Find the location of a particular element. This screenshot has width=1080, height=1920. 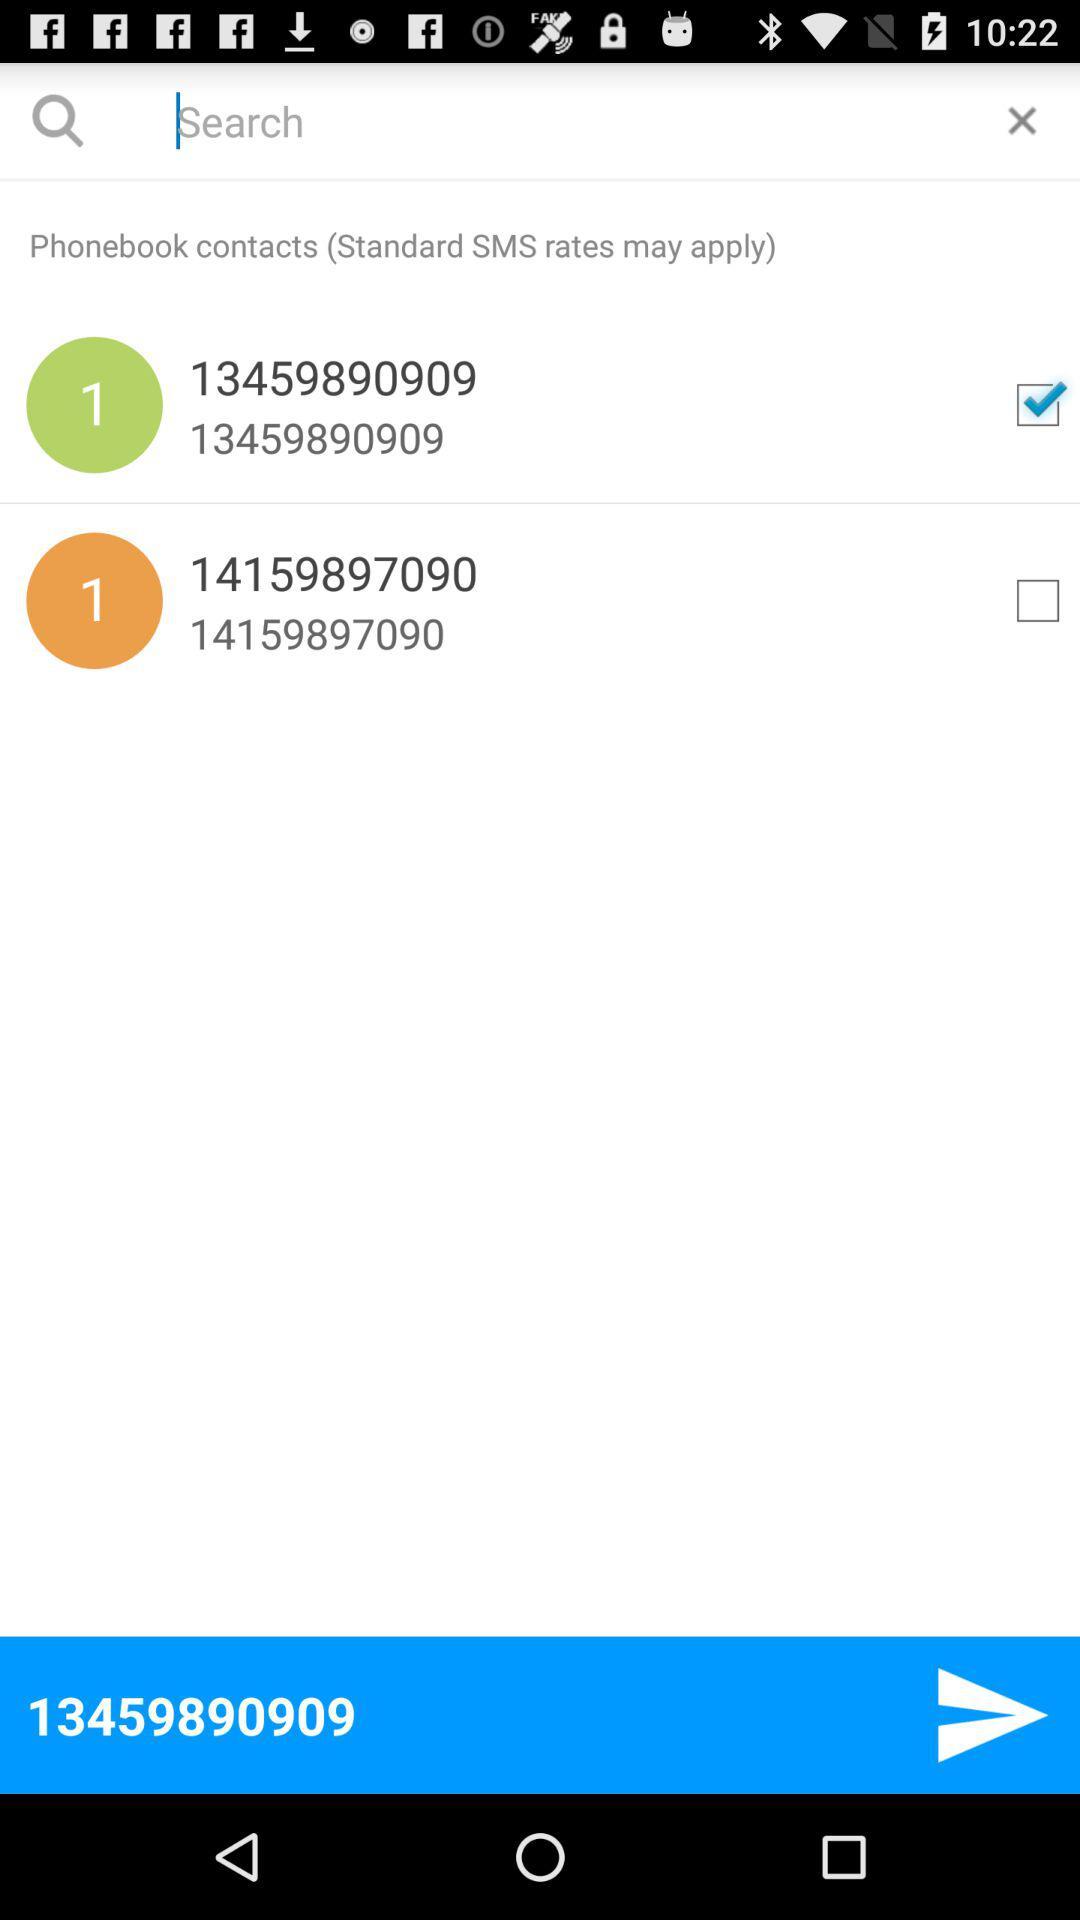

cancel search query is located at coordinates (1022, 119).